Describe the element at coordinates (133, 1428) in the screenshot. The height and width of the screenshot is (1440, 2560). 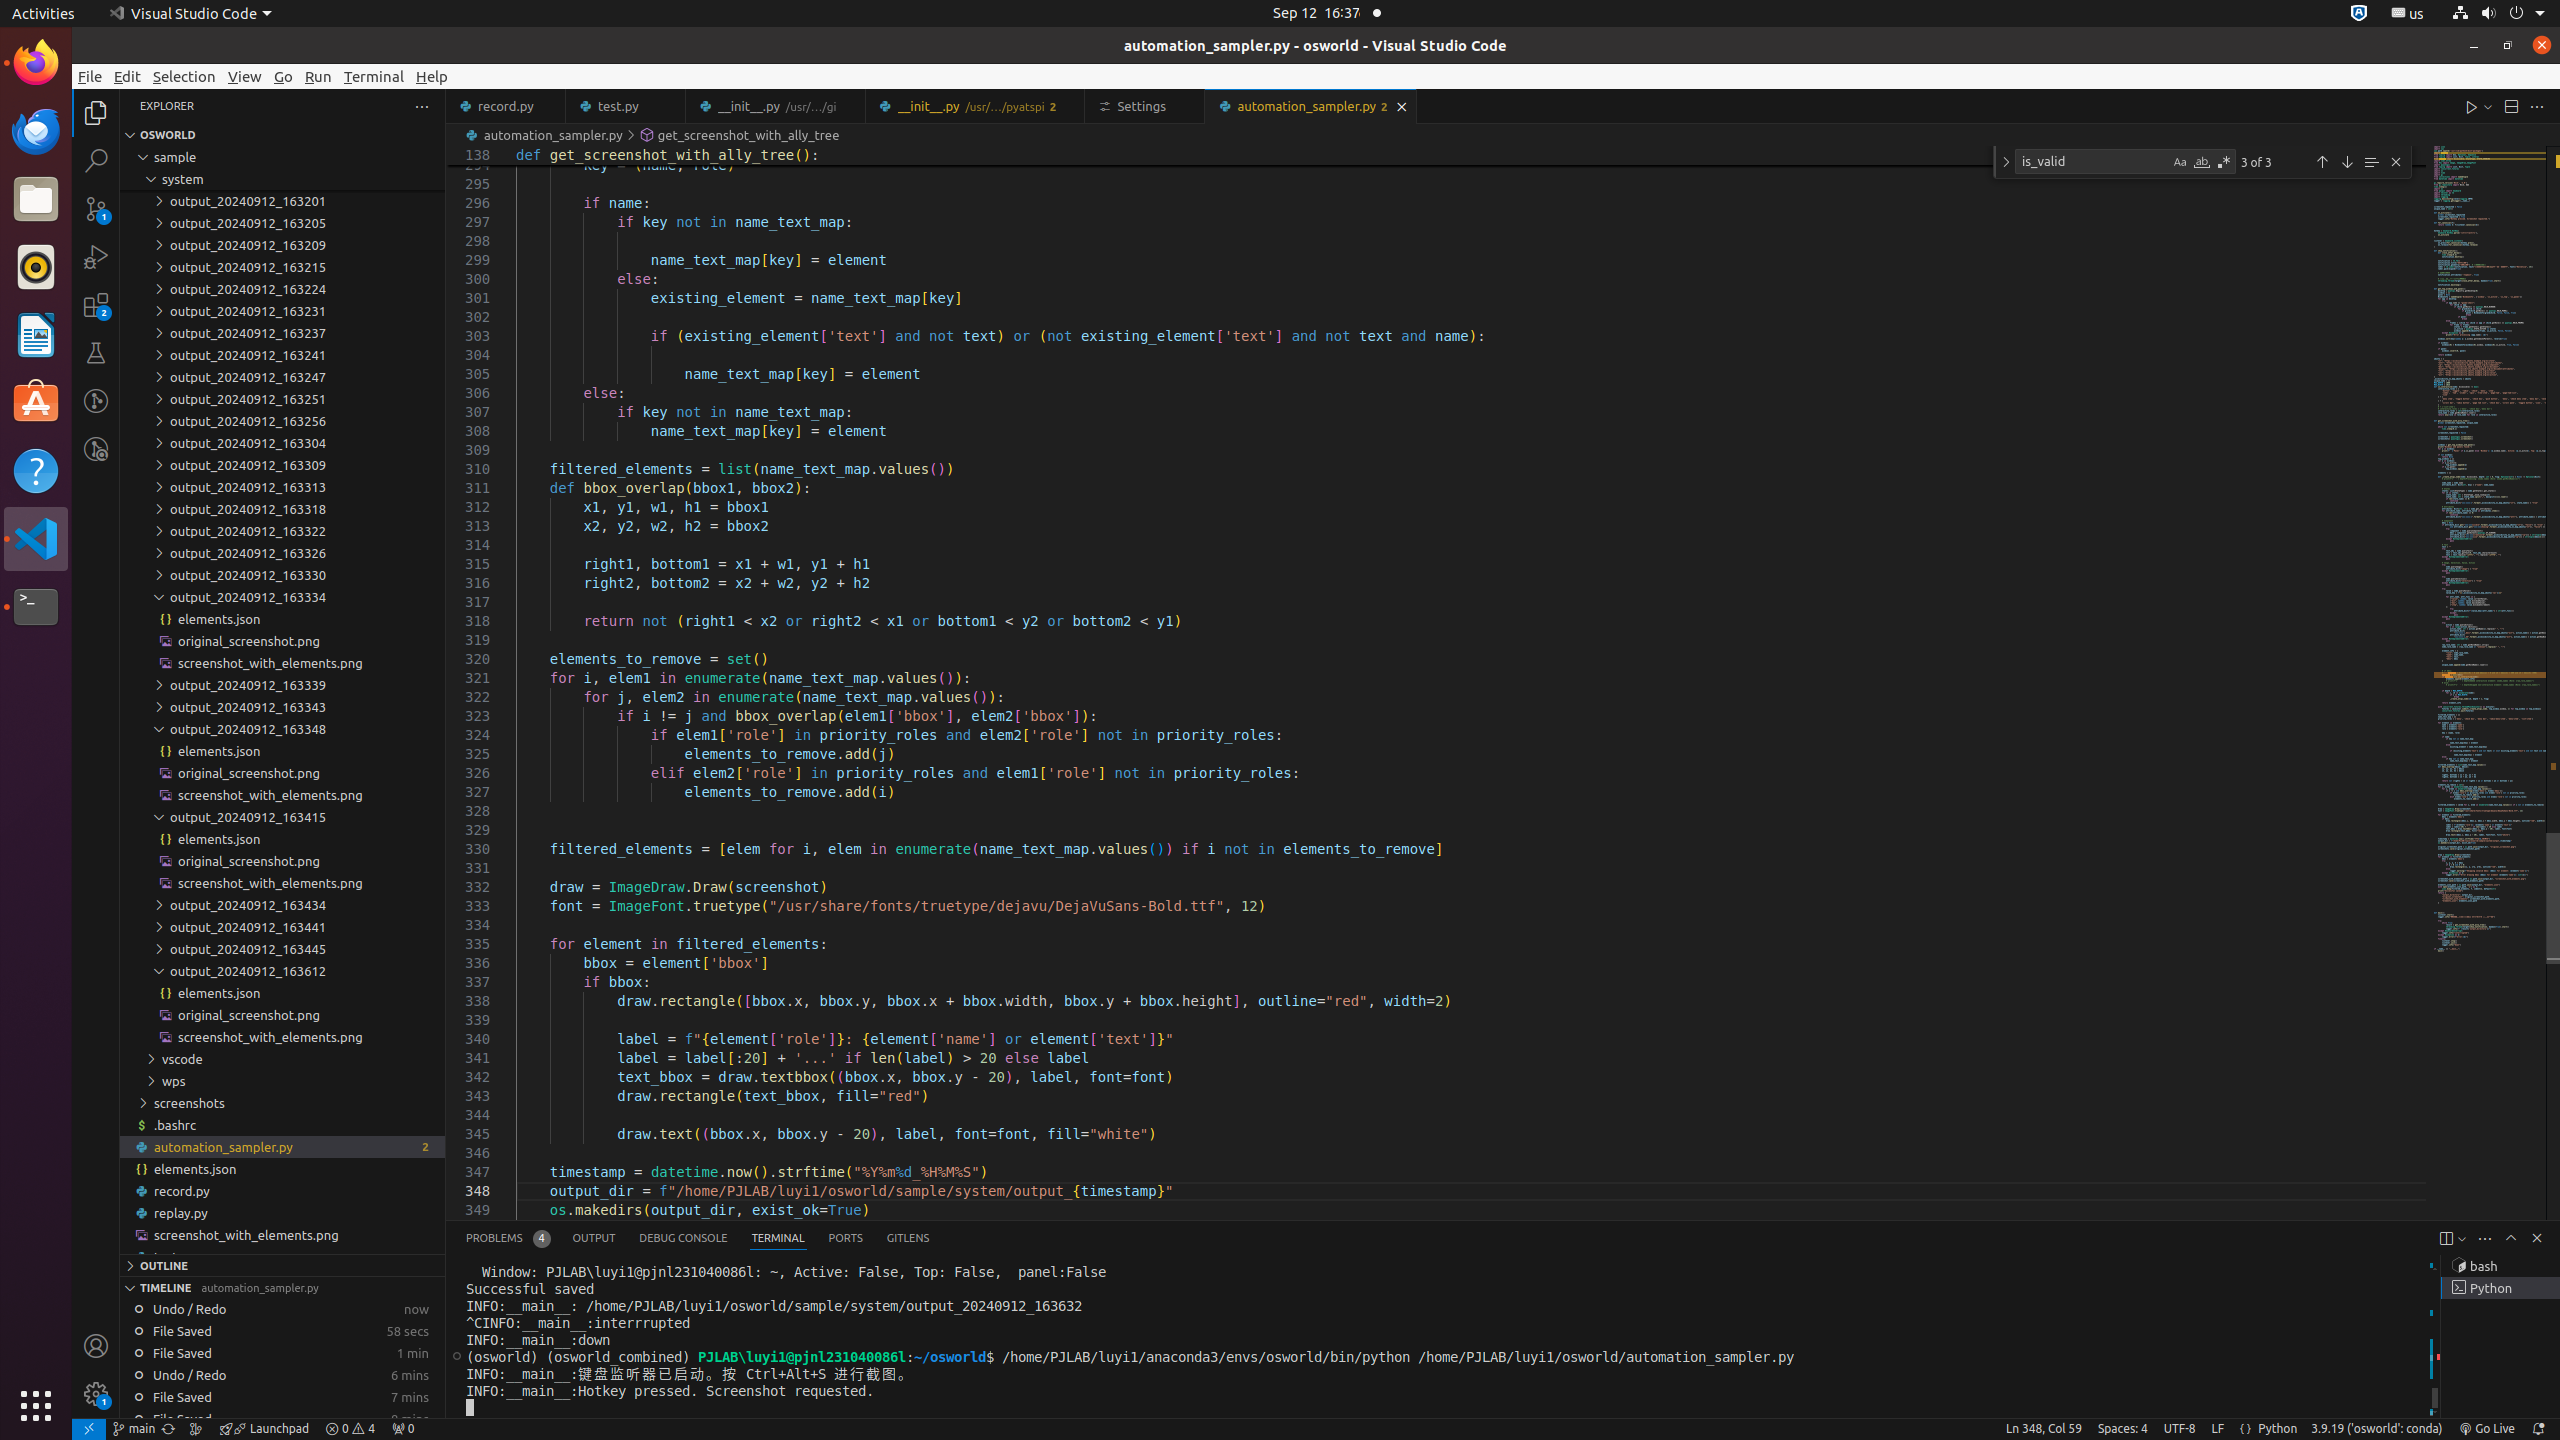
I see `'OSWorld (Git) - main, Checkout Branch/Tag...'` at that location.